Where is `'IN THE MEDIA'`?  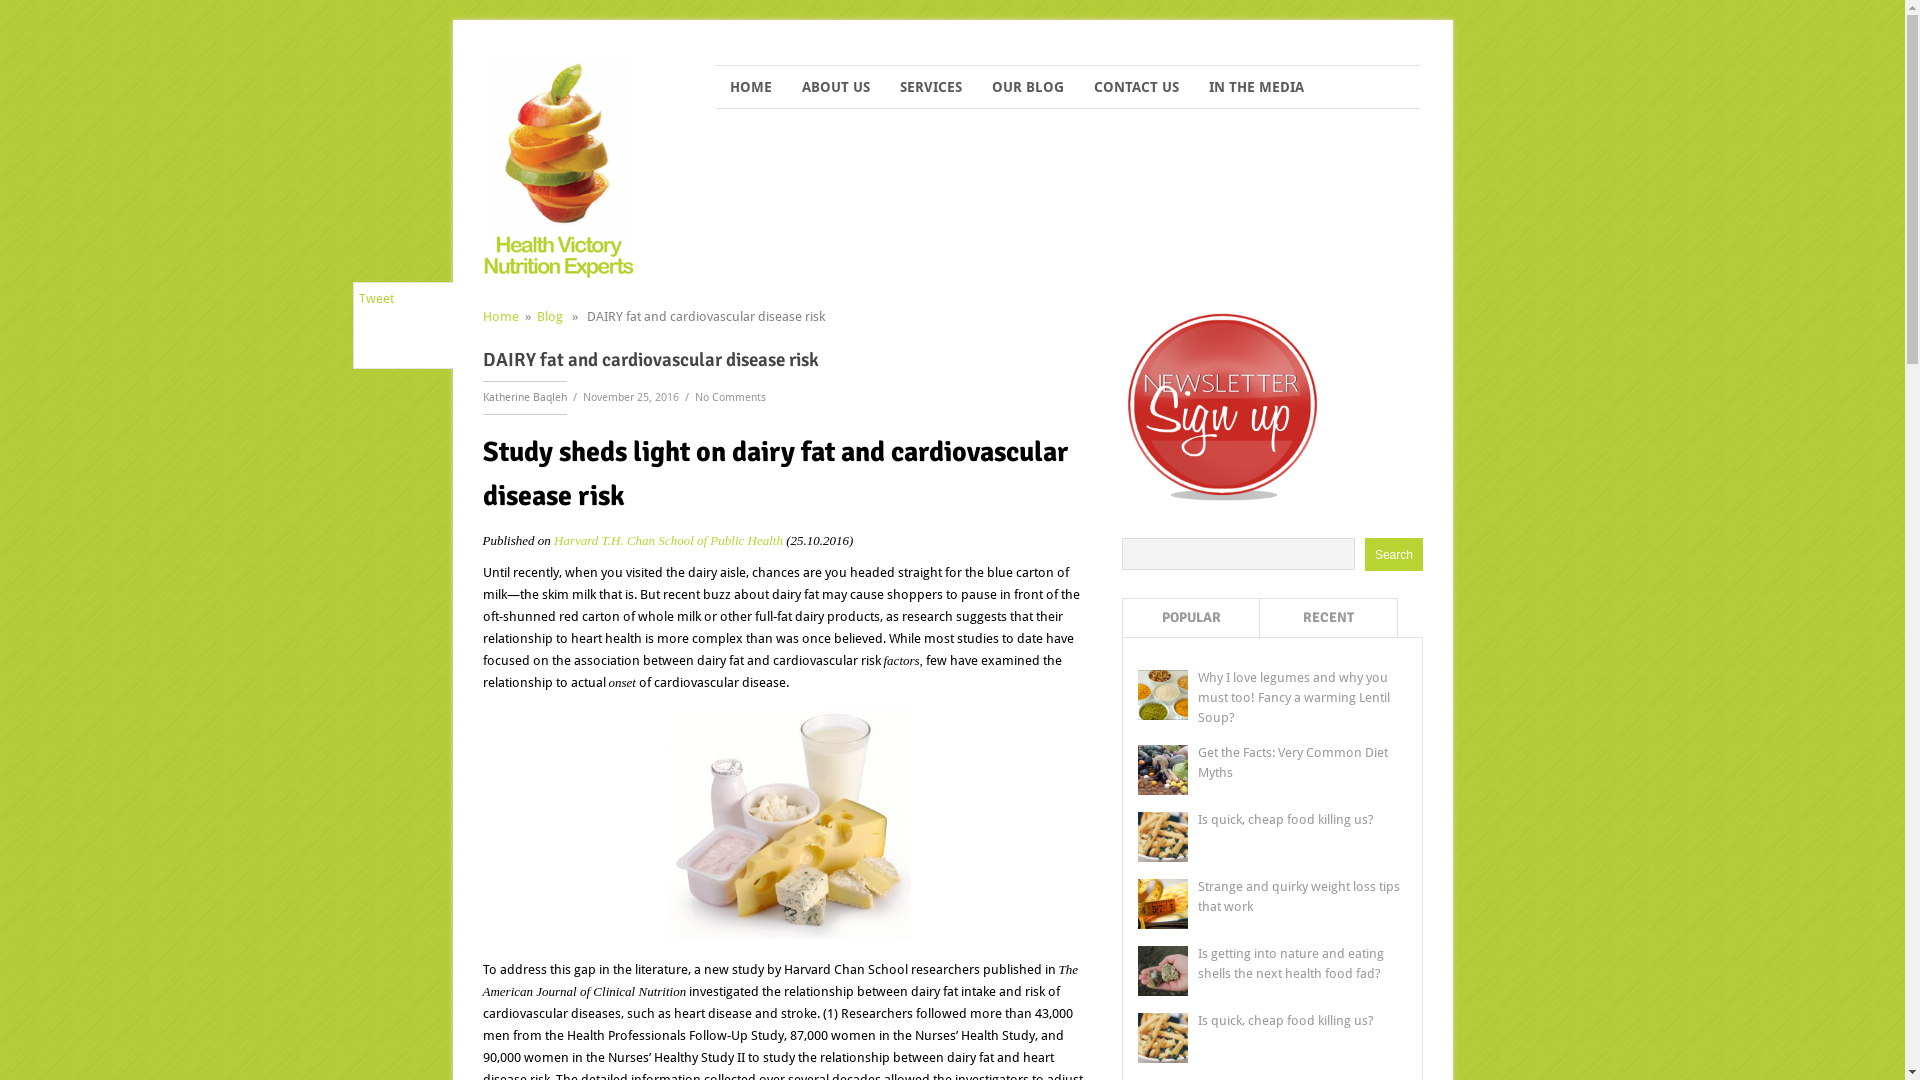 'IN THE MEDIA' is located at coordinates (1255, 86).